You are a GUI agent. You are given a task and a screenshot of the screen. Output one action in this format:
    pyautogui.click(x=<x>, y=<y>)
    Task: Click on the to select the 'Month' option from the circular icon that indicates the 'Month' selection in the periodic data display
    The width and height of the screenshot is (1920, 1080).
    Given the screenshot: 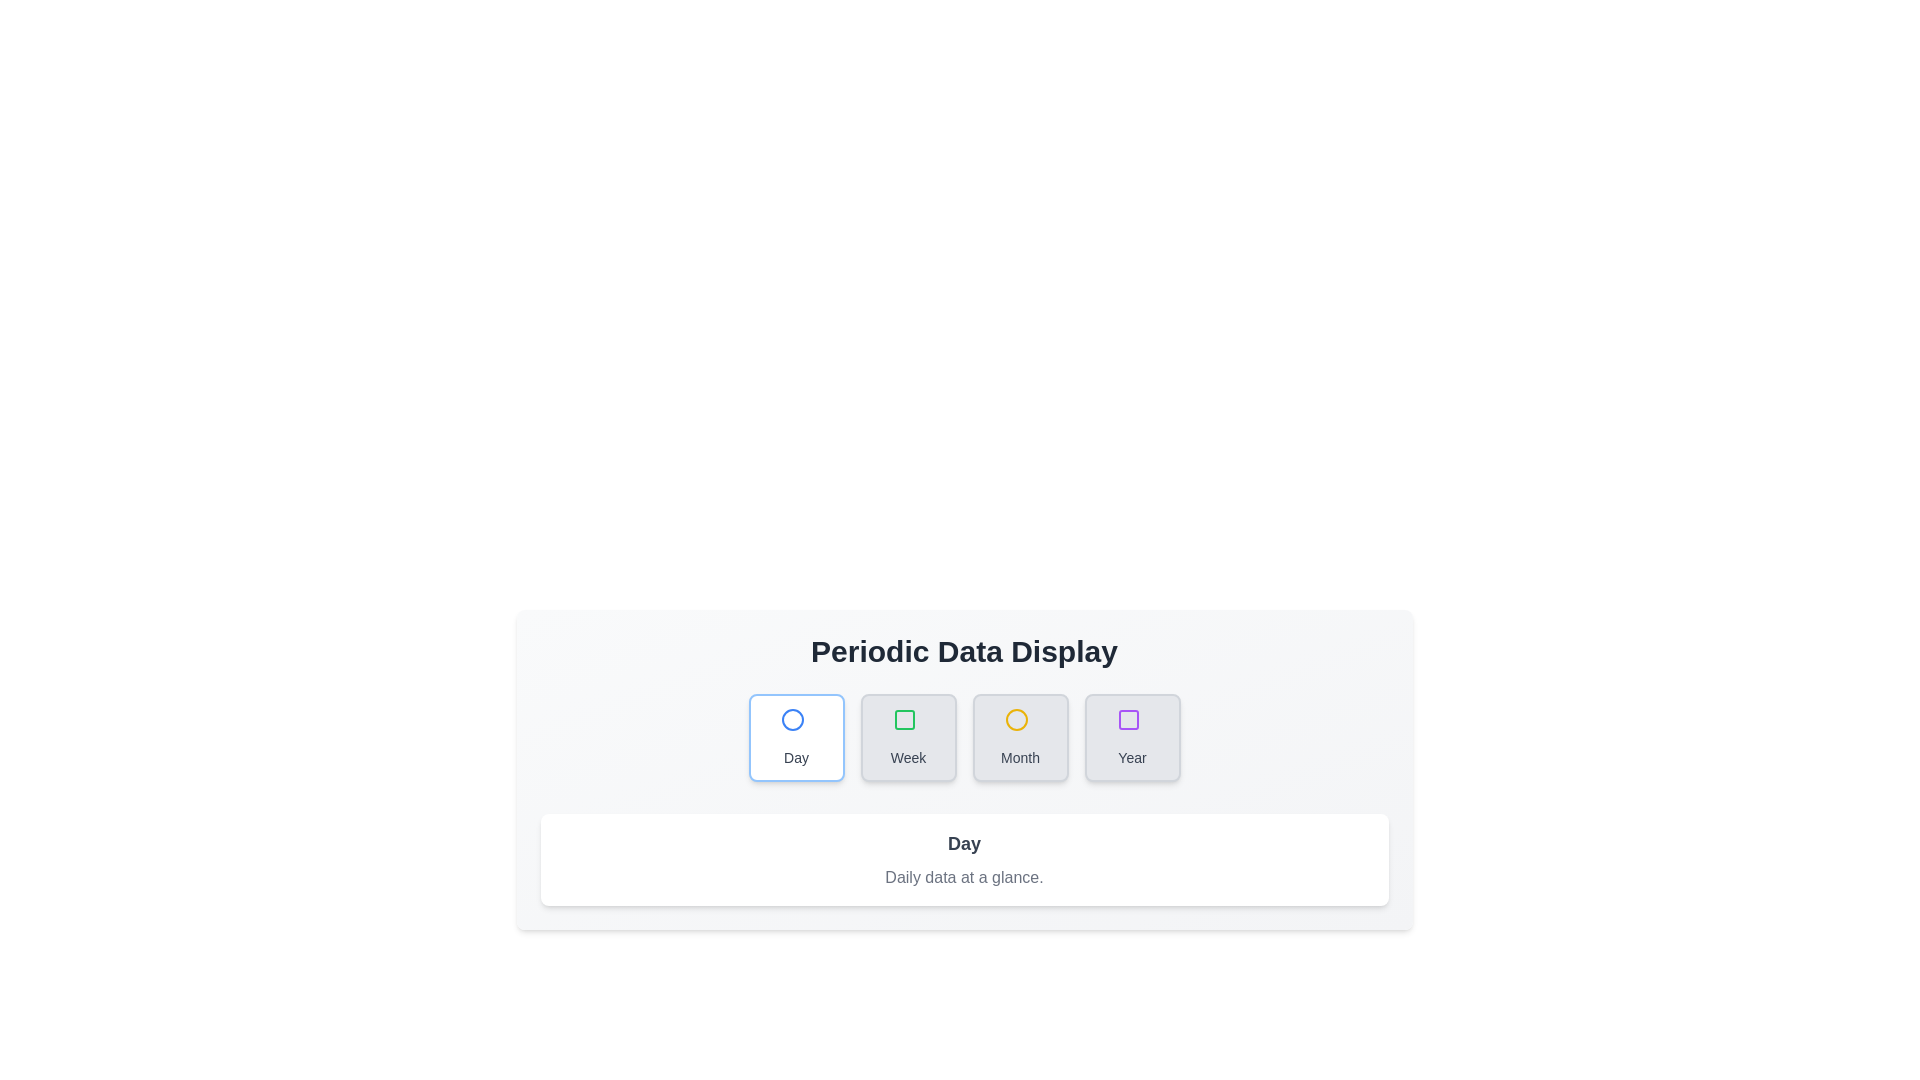 What is the action you would take?
    pyautogui.click(x=1016, y=720)
    